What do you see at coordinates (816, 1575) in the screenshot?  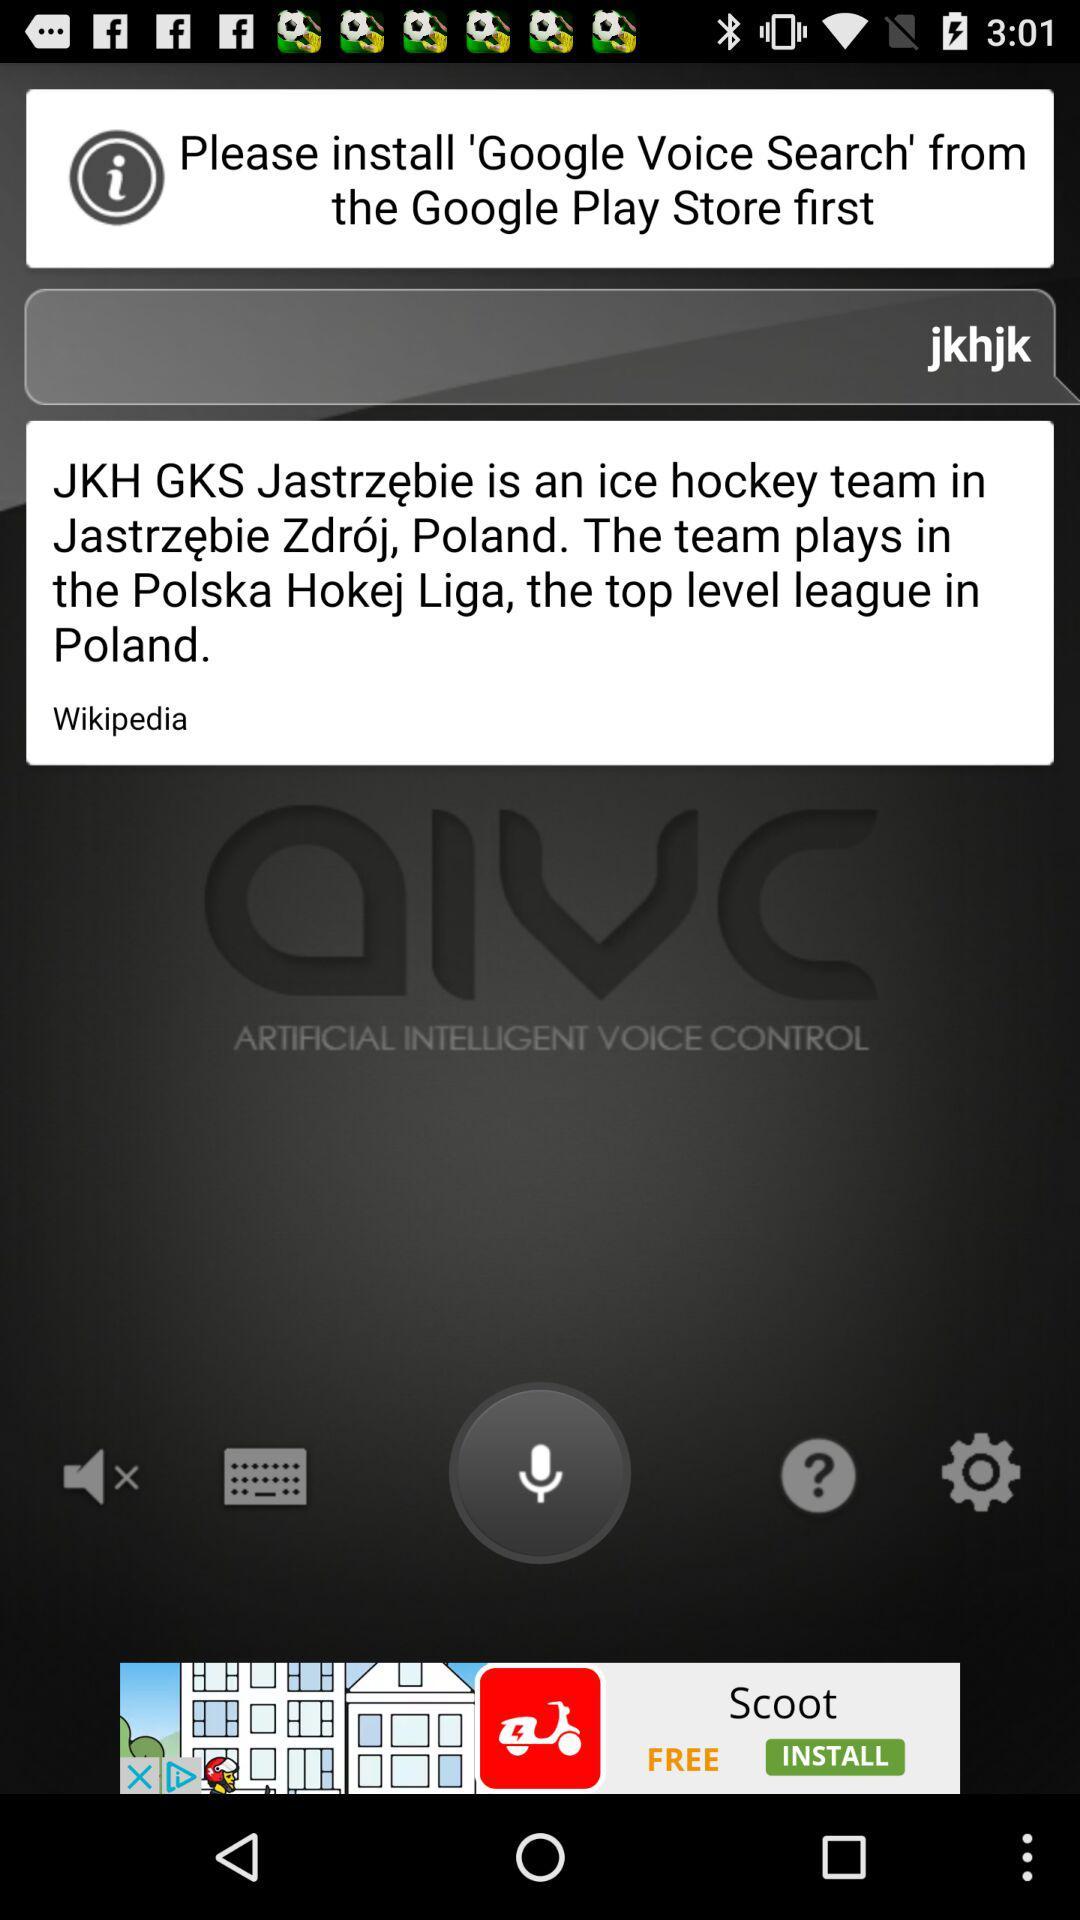 I see `the help icon` at bounding box center [816, 1575].